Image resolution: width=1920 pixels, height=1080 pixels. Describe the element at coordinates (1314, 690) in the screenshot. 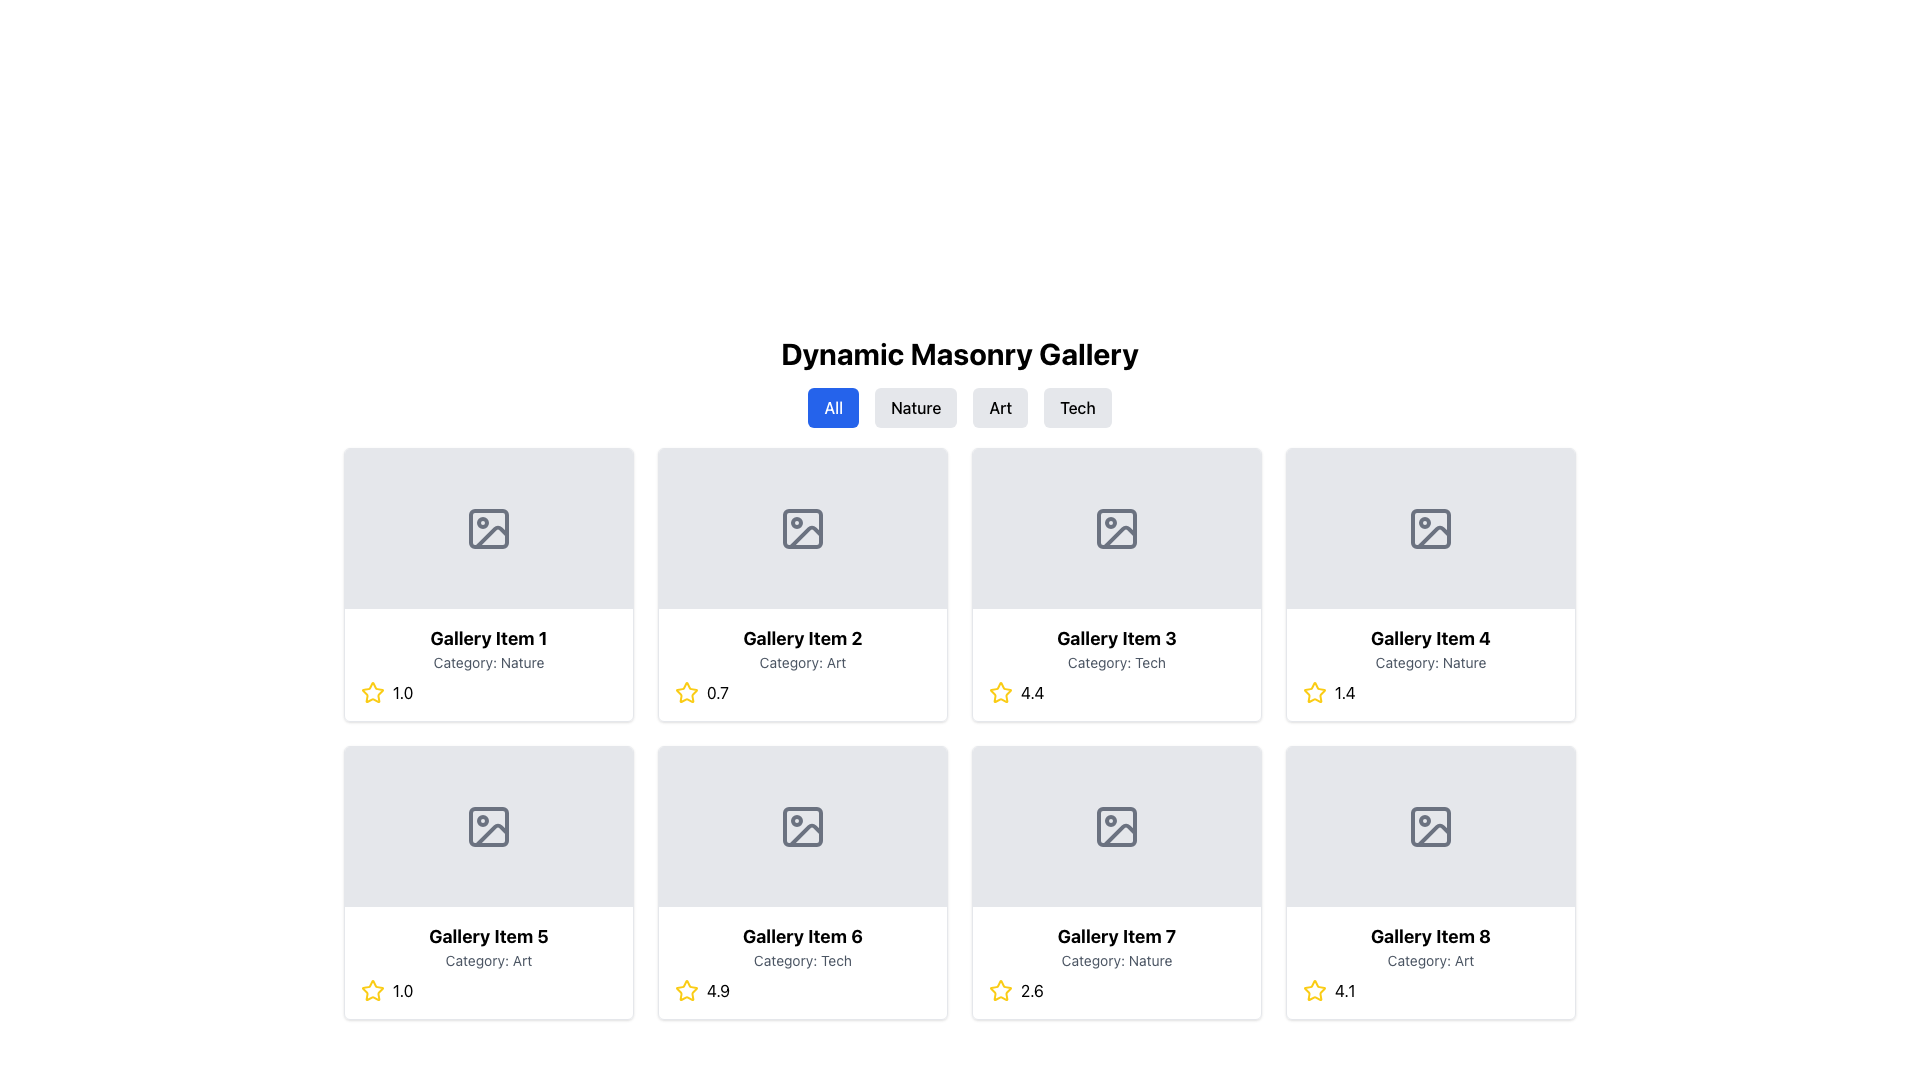

I see `the star icon used for the rating system located in the card labeled 'Gallery Item 4'` at that location.